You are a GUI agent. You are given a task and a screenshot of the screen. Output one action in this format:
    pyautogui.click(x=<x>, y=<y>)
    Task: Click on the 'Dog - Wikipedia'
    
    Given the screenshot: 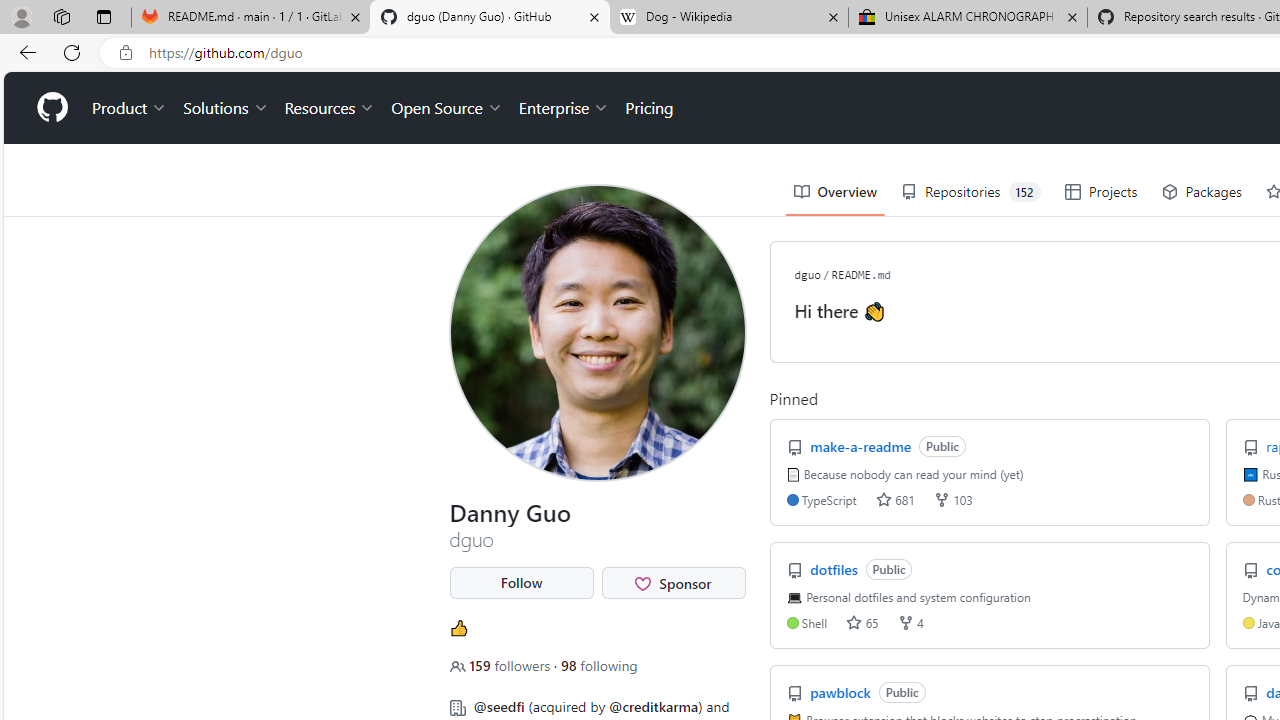 What is the action you would take?
    pyautogui.click(x=728, y=17)
    